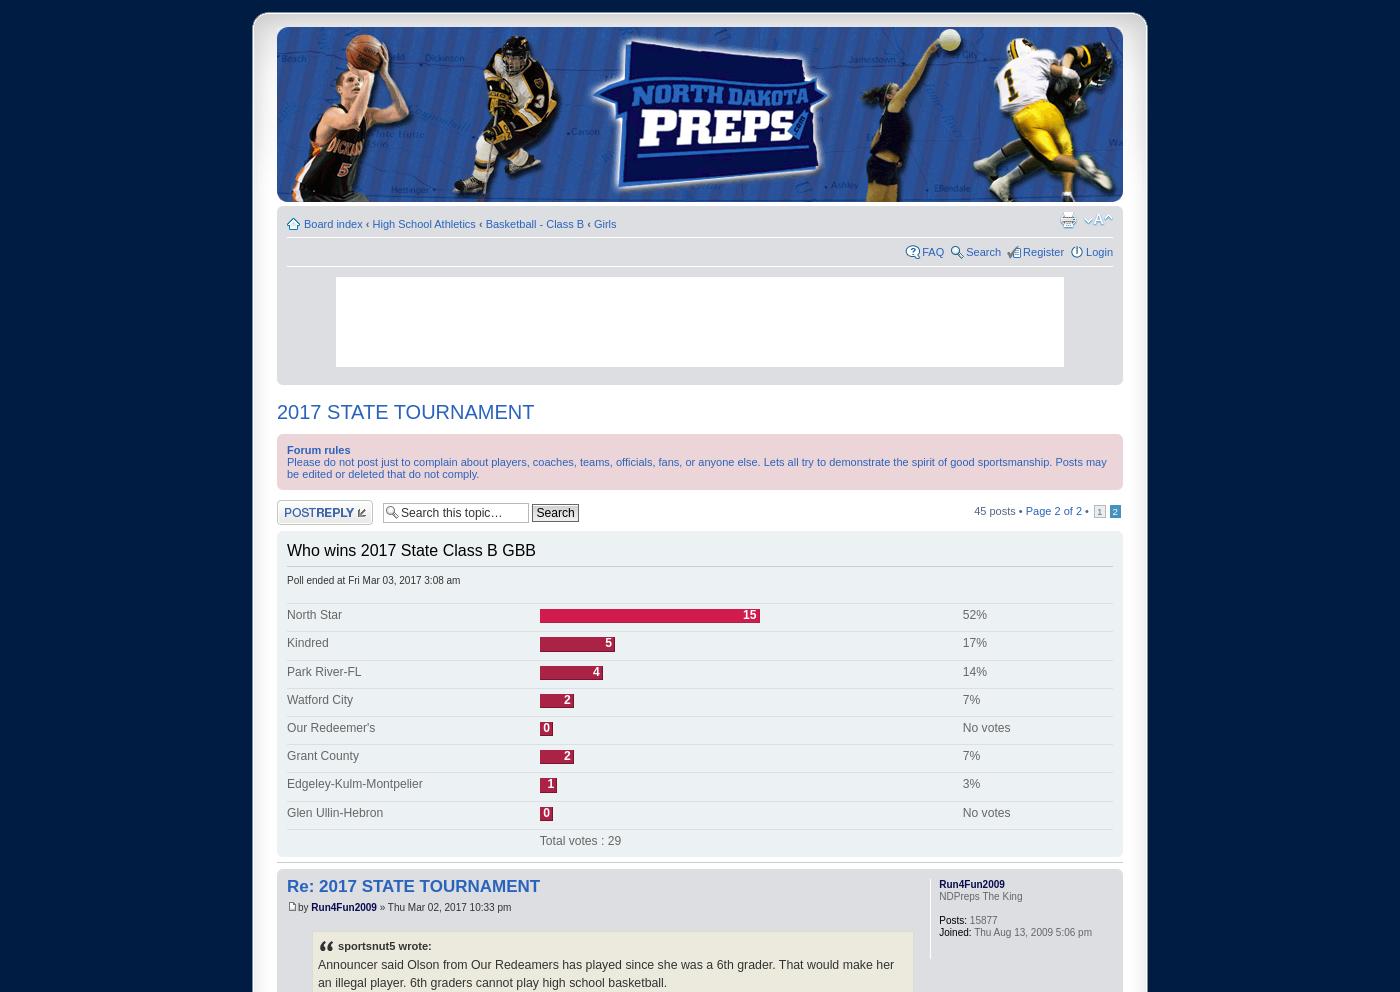 The image size is (1400, 992). What do you see at coordinates (371, 223) in the screenshot?
I see `'High School Athletics'` at bounding box center [371, 223].